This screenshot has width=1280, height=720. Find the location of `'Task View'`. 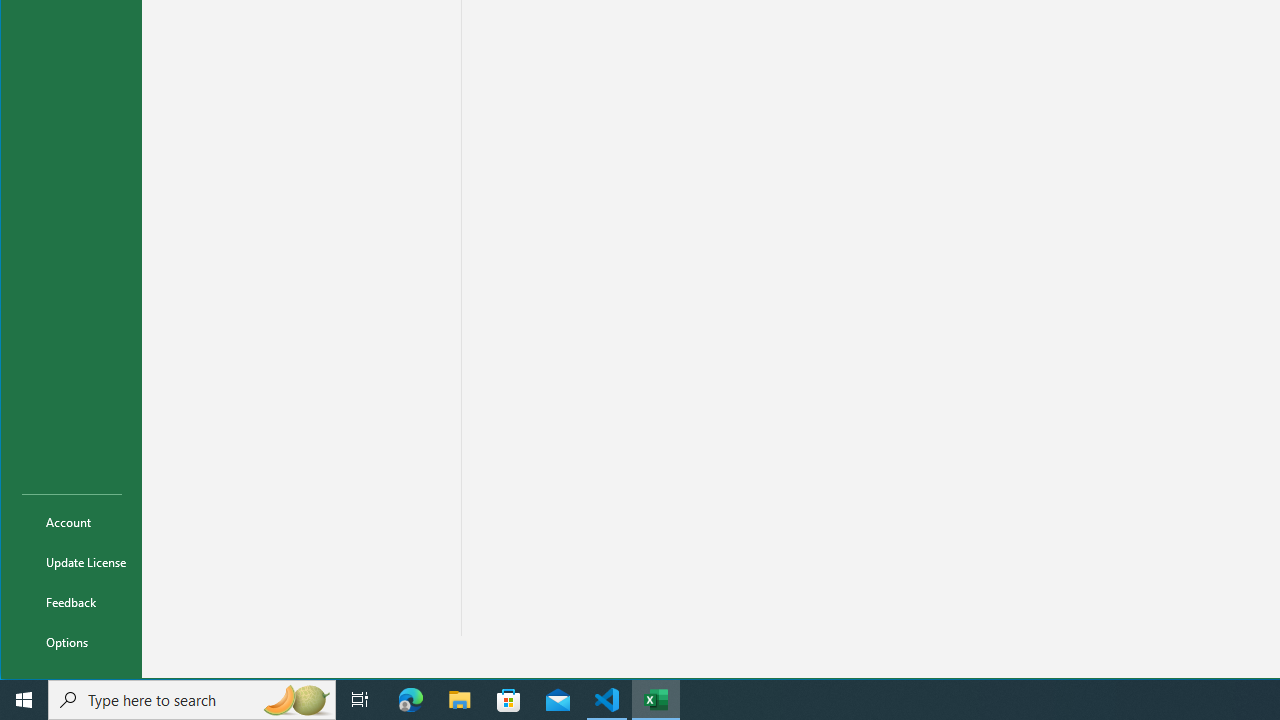

'Task View' is located at coordinates (359, 698).